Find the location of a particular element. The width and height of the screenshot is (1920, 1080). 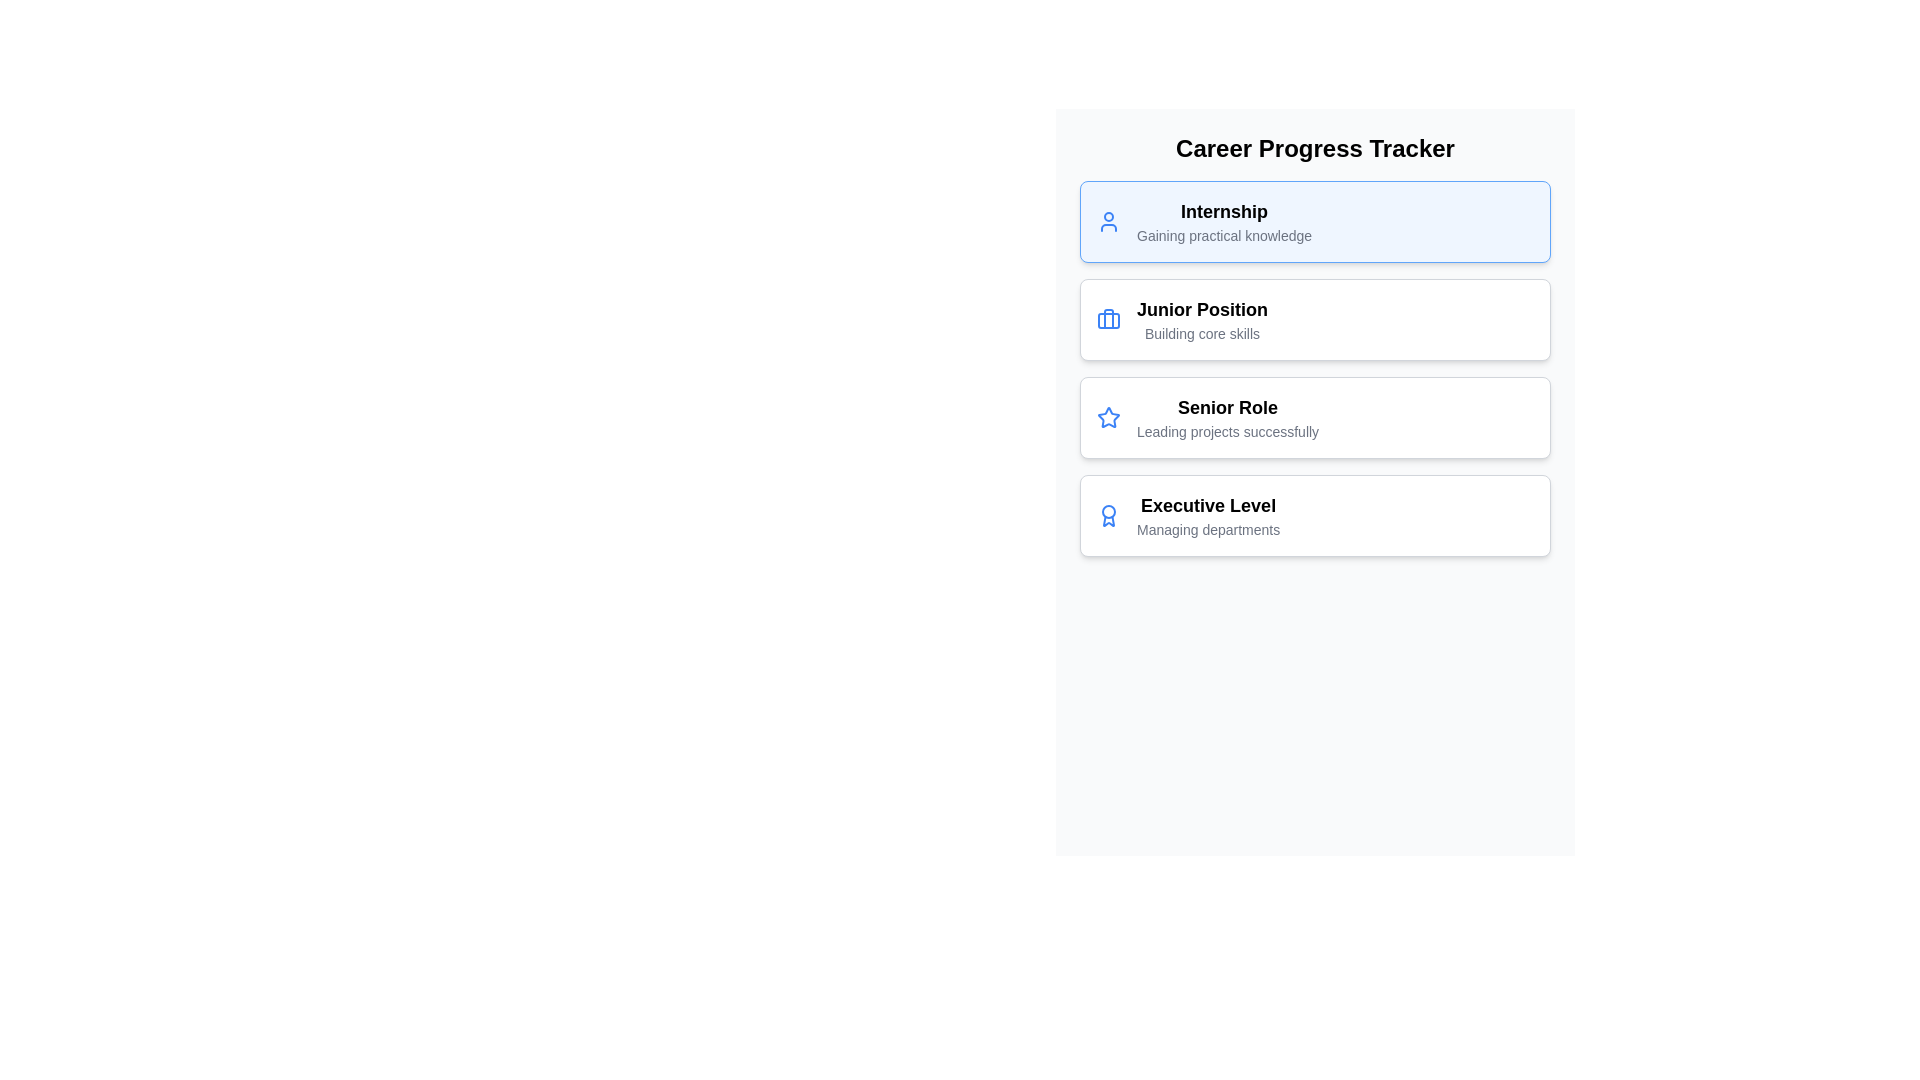

the 'Executive Level' text block card, which is the last item in the Career Progress Tracker series is located at coordinates (1207, 515).